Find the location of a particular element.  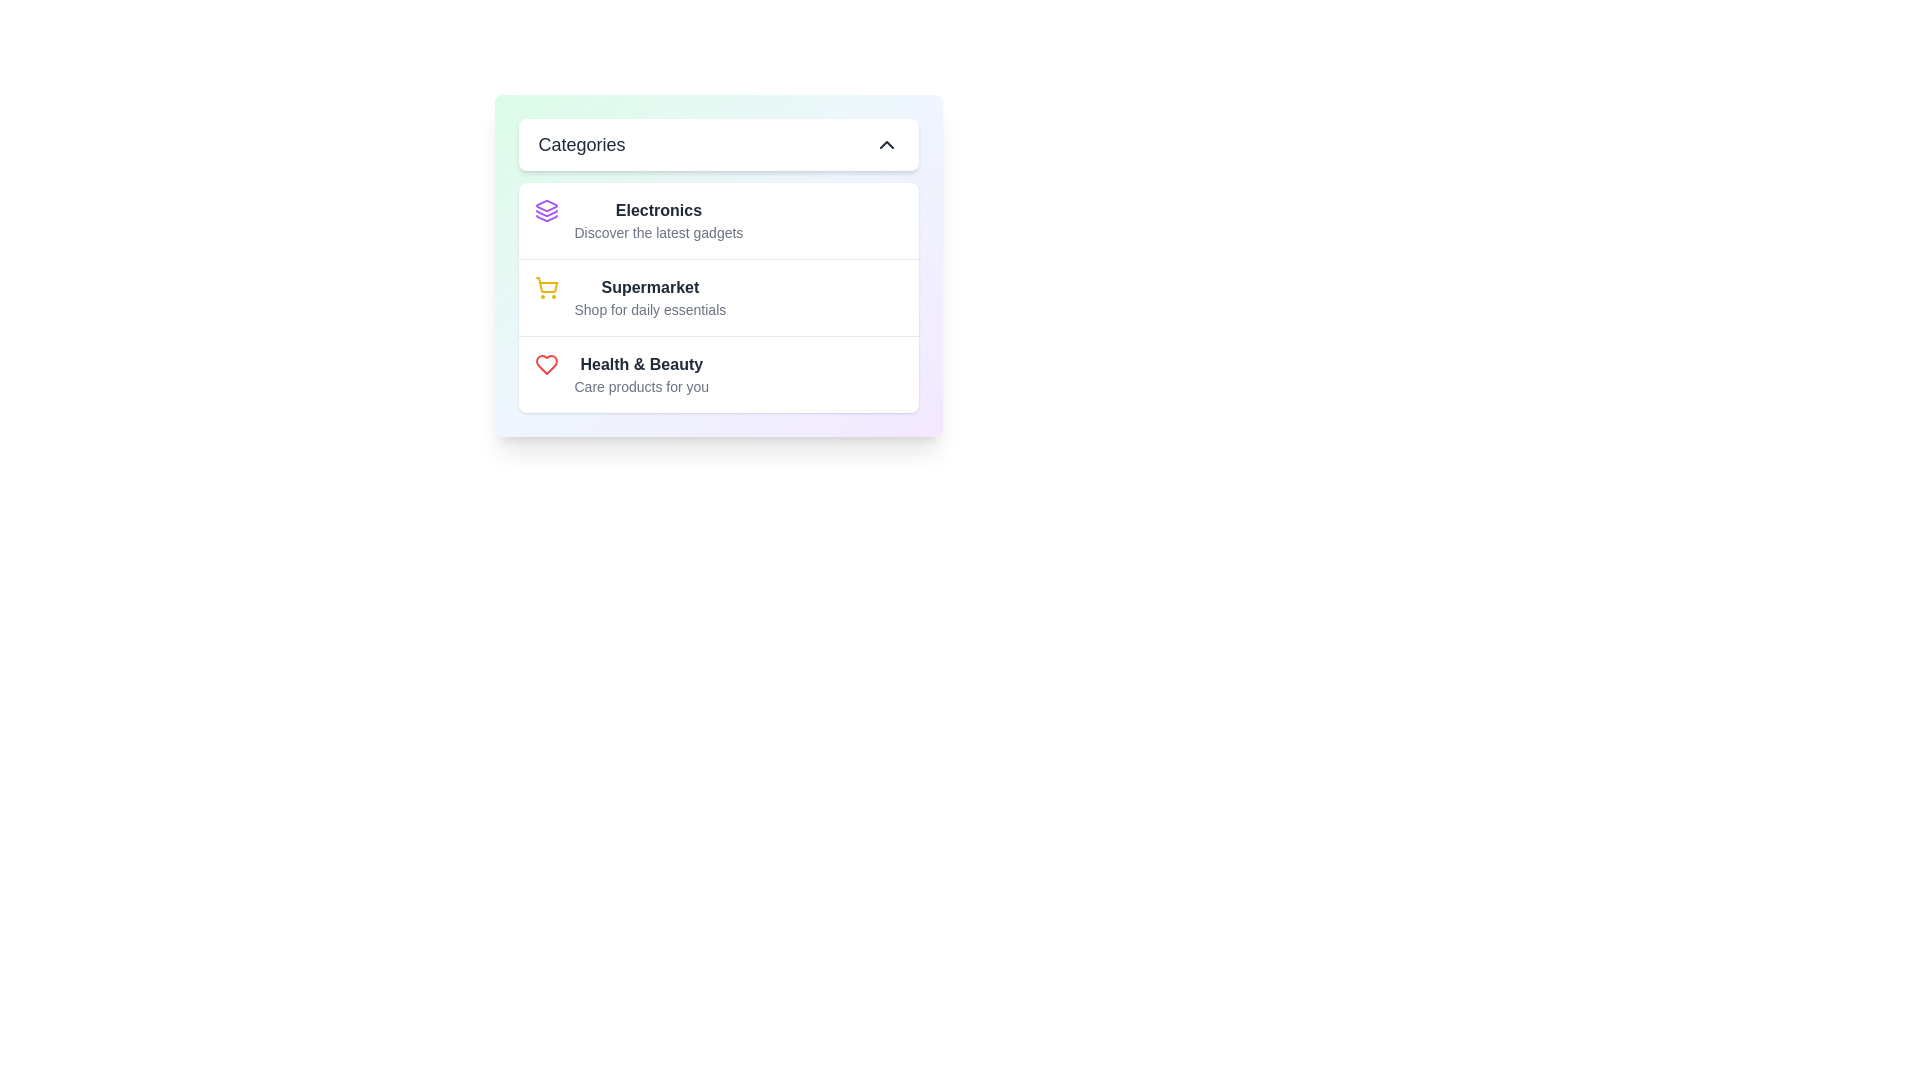

the static text label providing a description for the 'Health & Beauty' category, located below the bold title in the dropdown interface is located at coordinates (641, 386).